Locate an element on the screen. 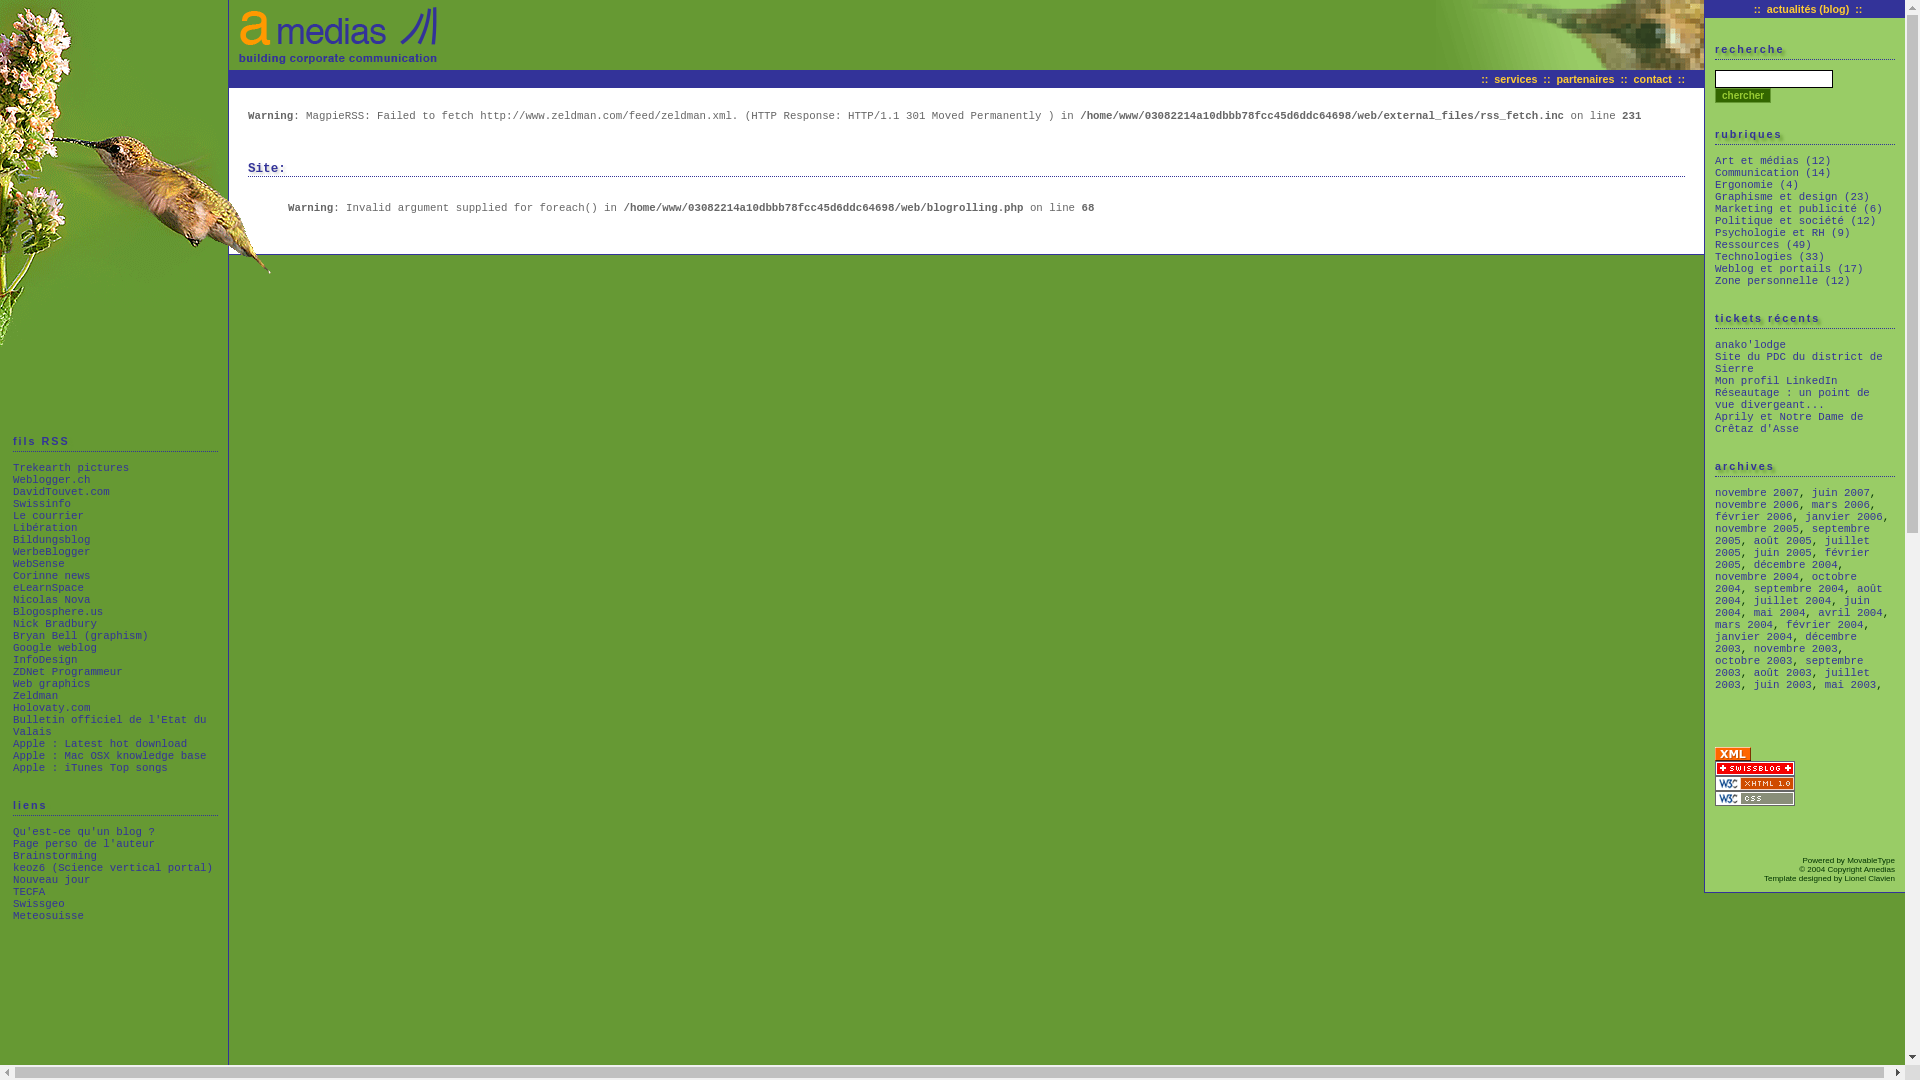 This screenshot has height=1080, width=1920. 'partenaires' is located at coordinates (1584, 77).